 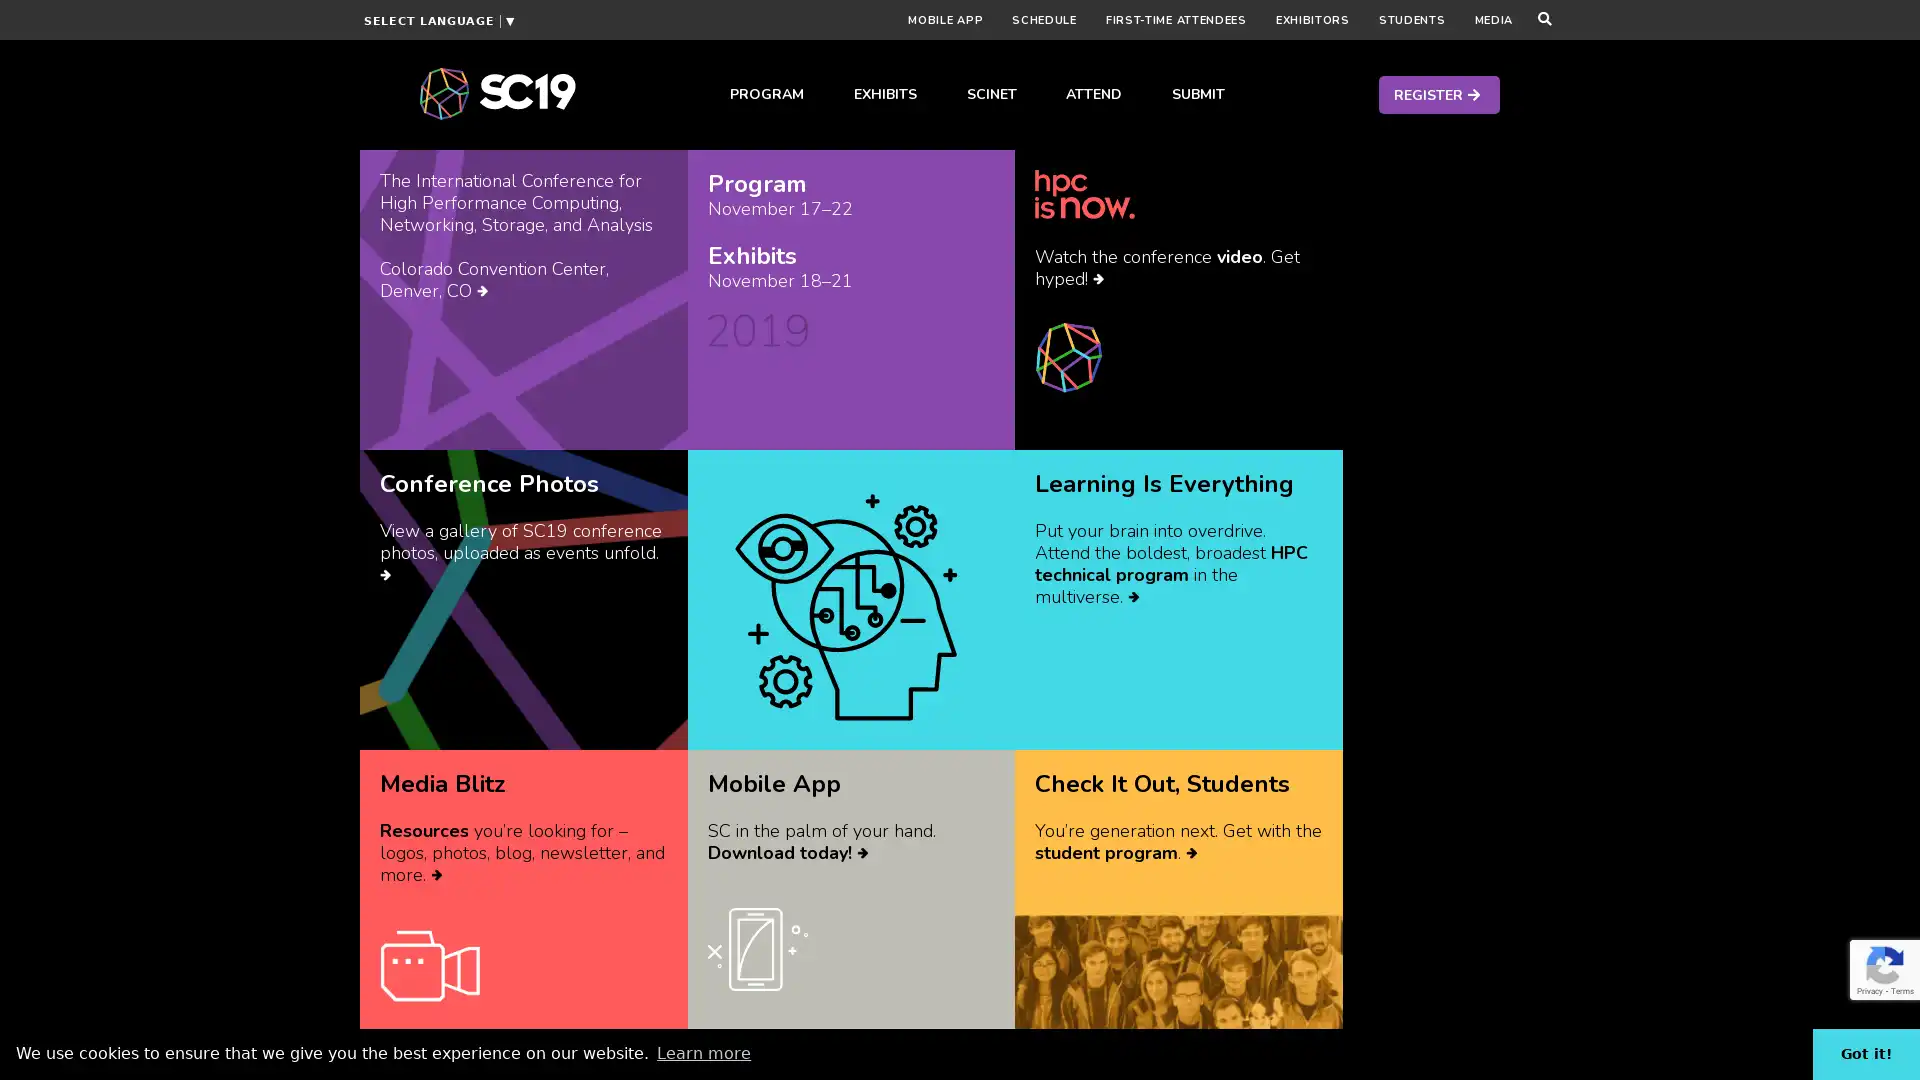 I want to click on learn more about cookies, so click(x=704, y=1052).